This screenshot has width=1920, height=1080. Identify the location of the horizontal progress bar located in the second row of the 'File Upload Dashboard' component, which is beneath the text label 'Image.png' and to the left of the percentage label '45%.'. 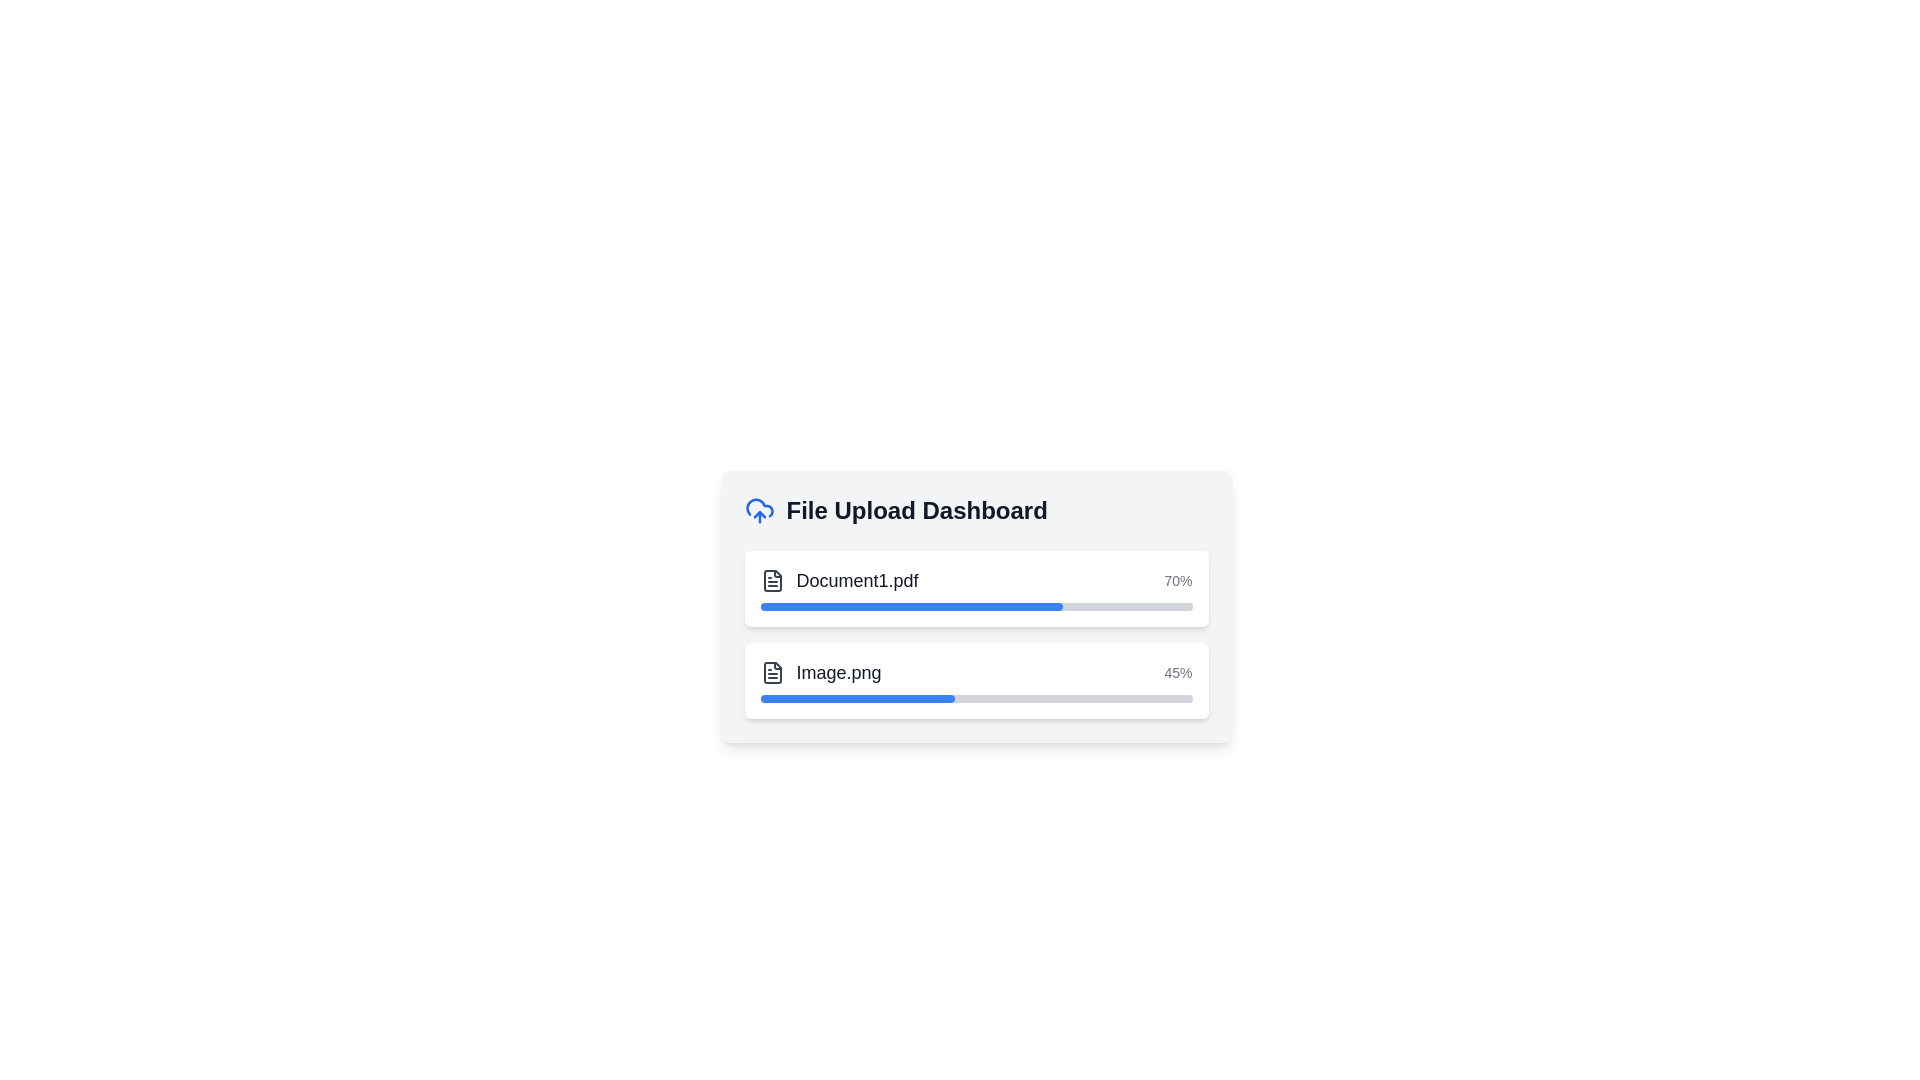
(976, 697).